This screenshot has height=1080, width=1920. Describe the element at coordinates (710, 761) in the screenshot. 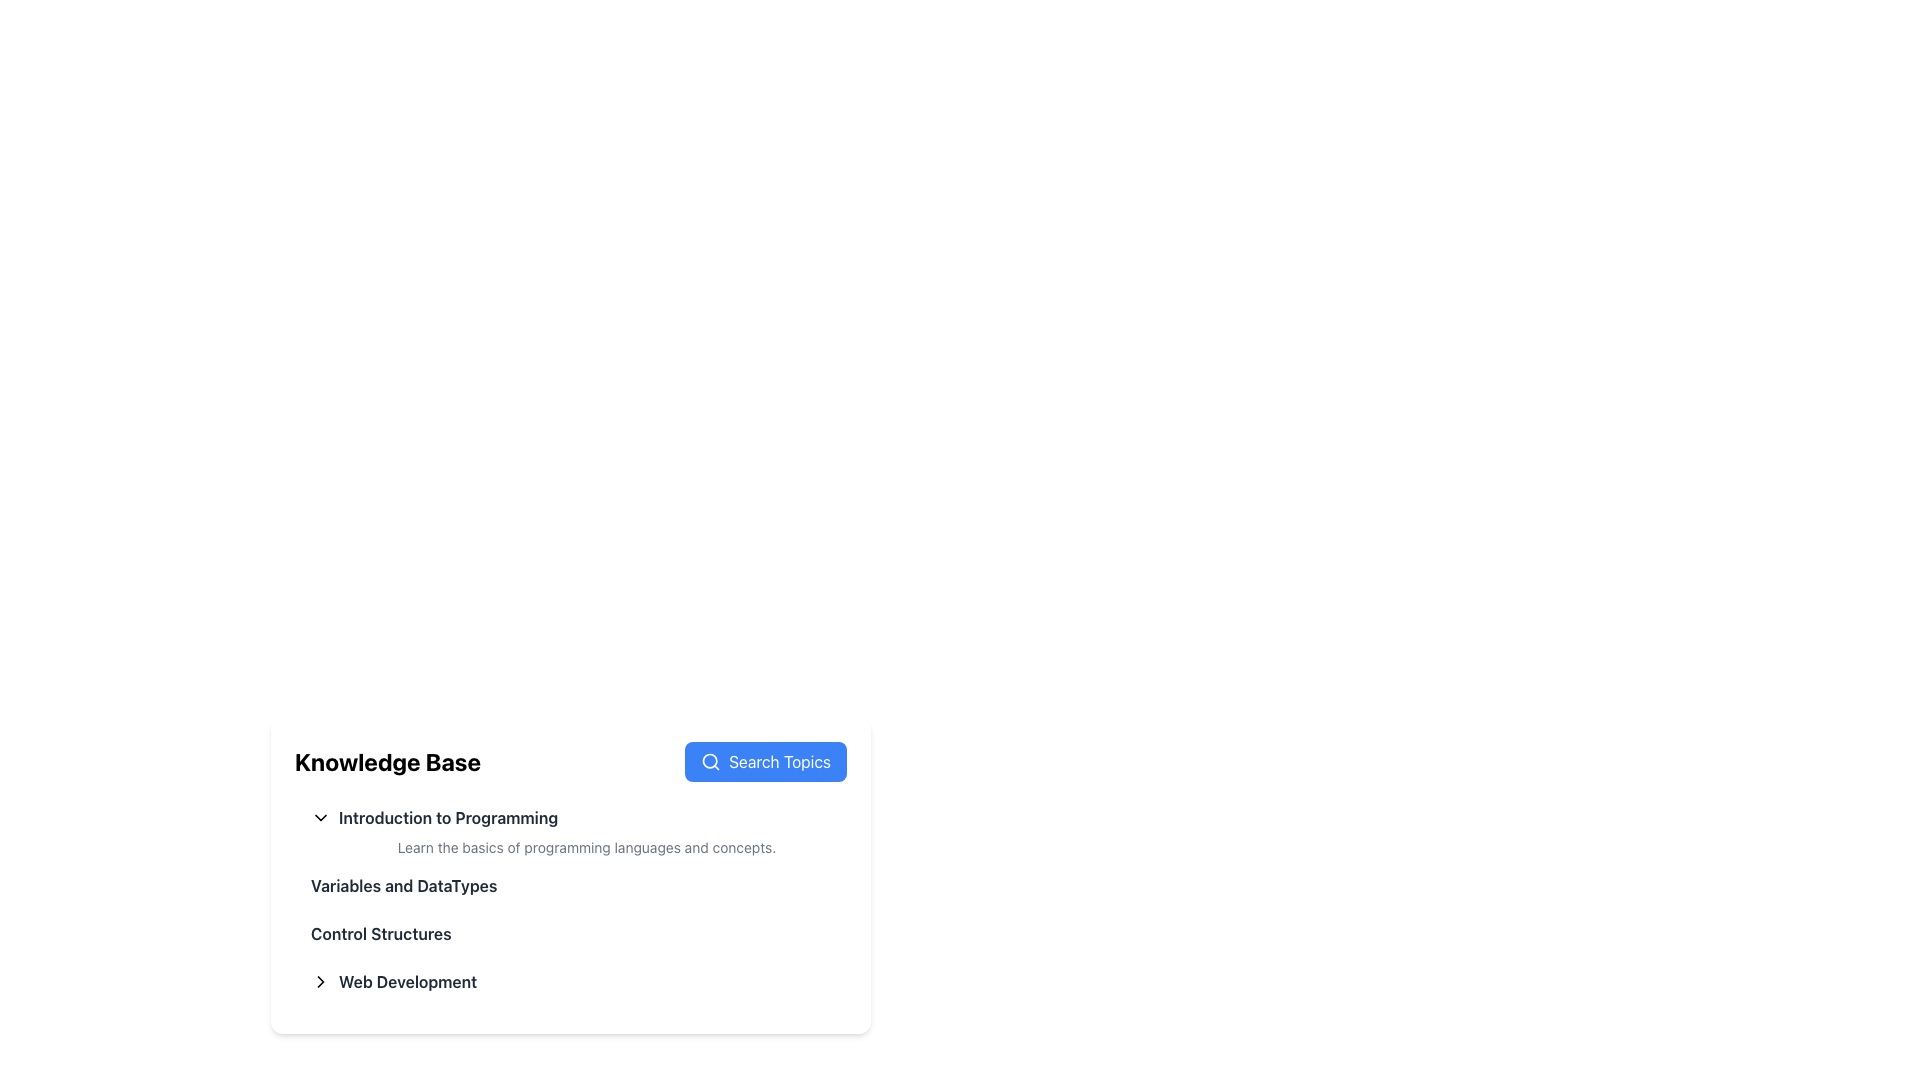

I see `the circular graphical representation of the search lens within the magnifying glass icon, located in the blue rectangular button labeled 'Search Topics' near the top right of the 'Knowledge Base' section` at that location.